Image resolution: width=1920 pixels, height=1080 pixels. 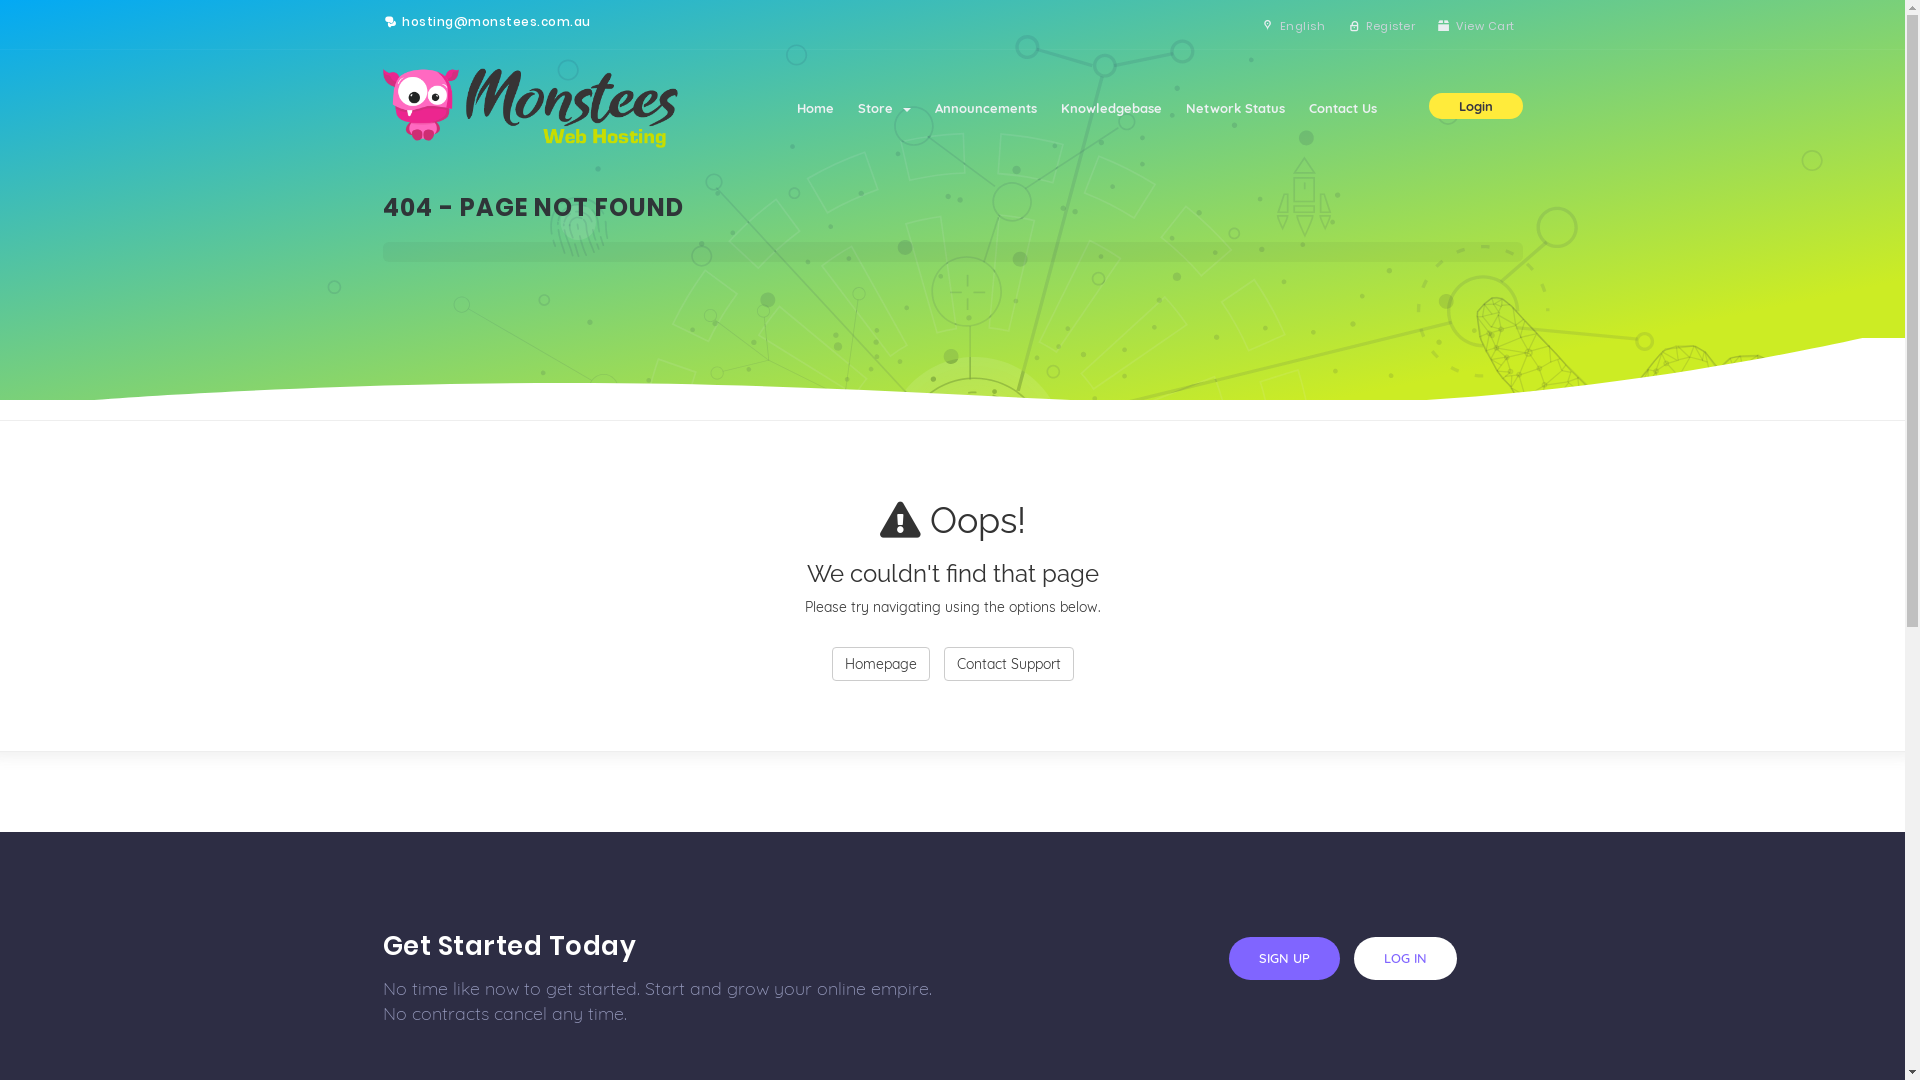 What do you see at coordinates (984, 108) in the screenshot?
I see `'Announcements'` at bounding box center [984, 108].